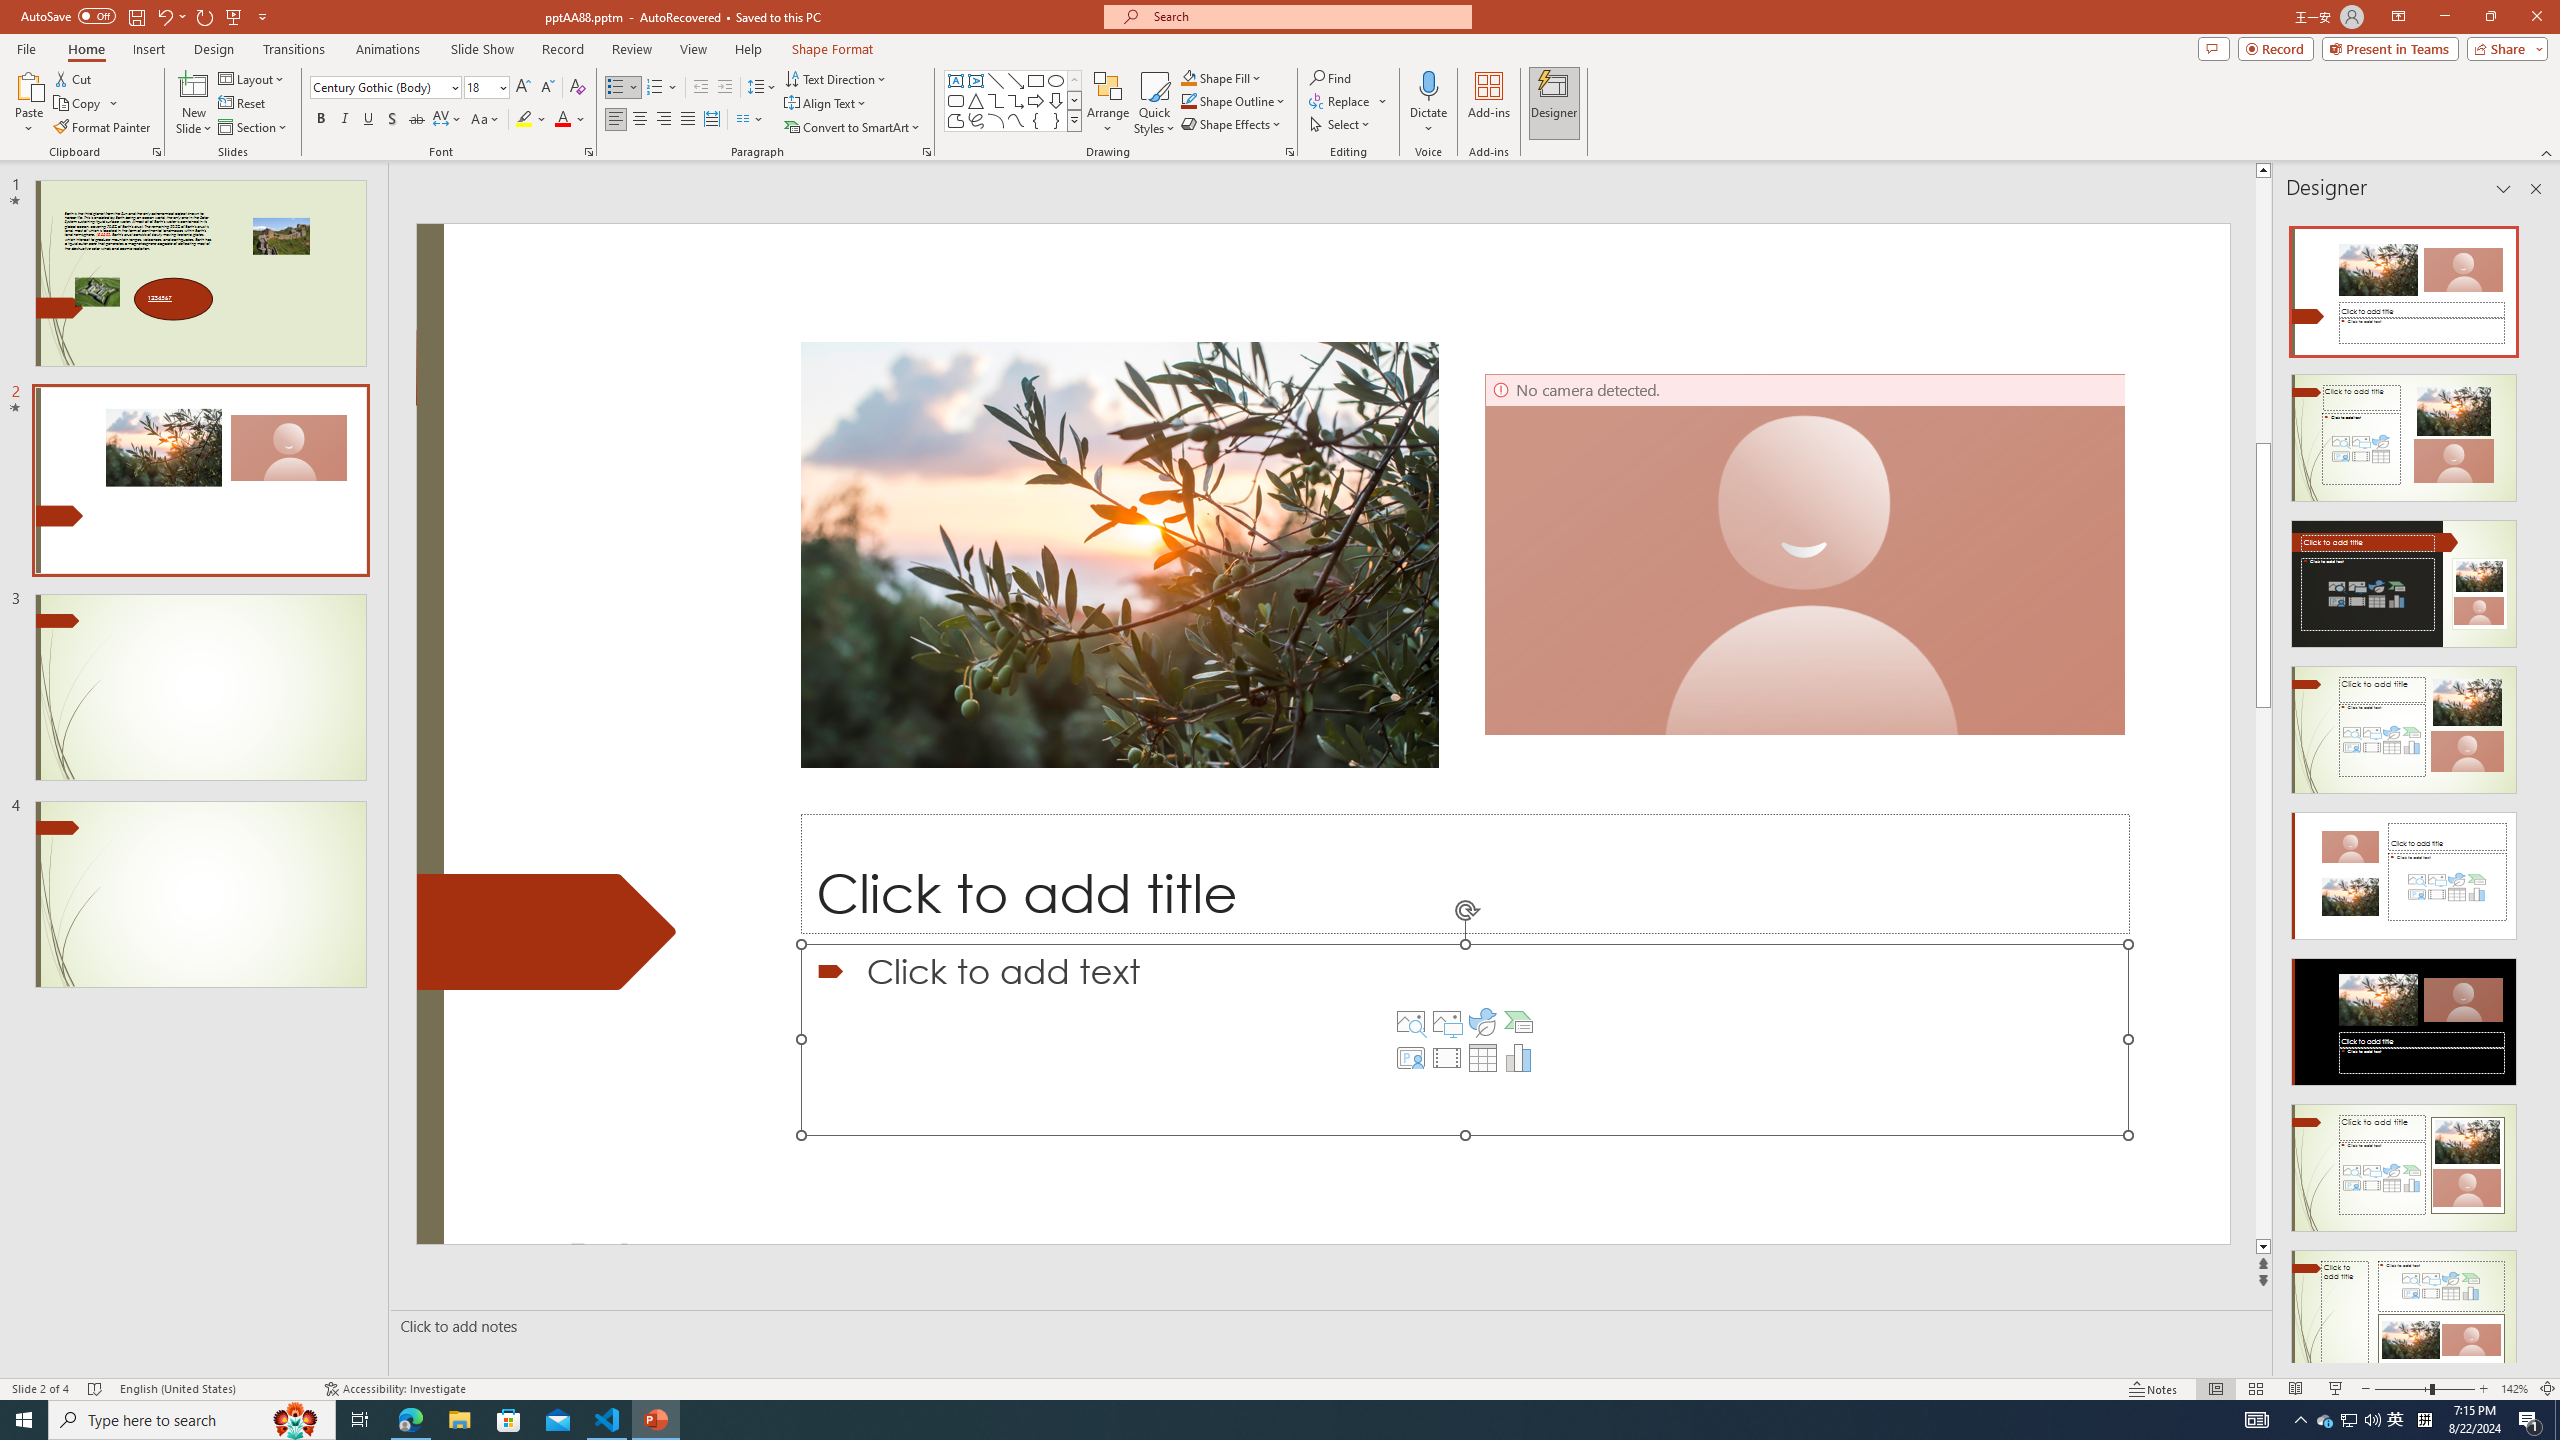 The width and height of the screenshot is (2560, 1440). I want to click on 'Zoom 142%', so click(2515, 1389).